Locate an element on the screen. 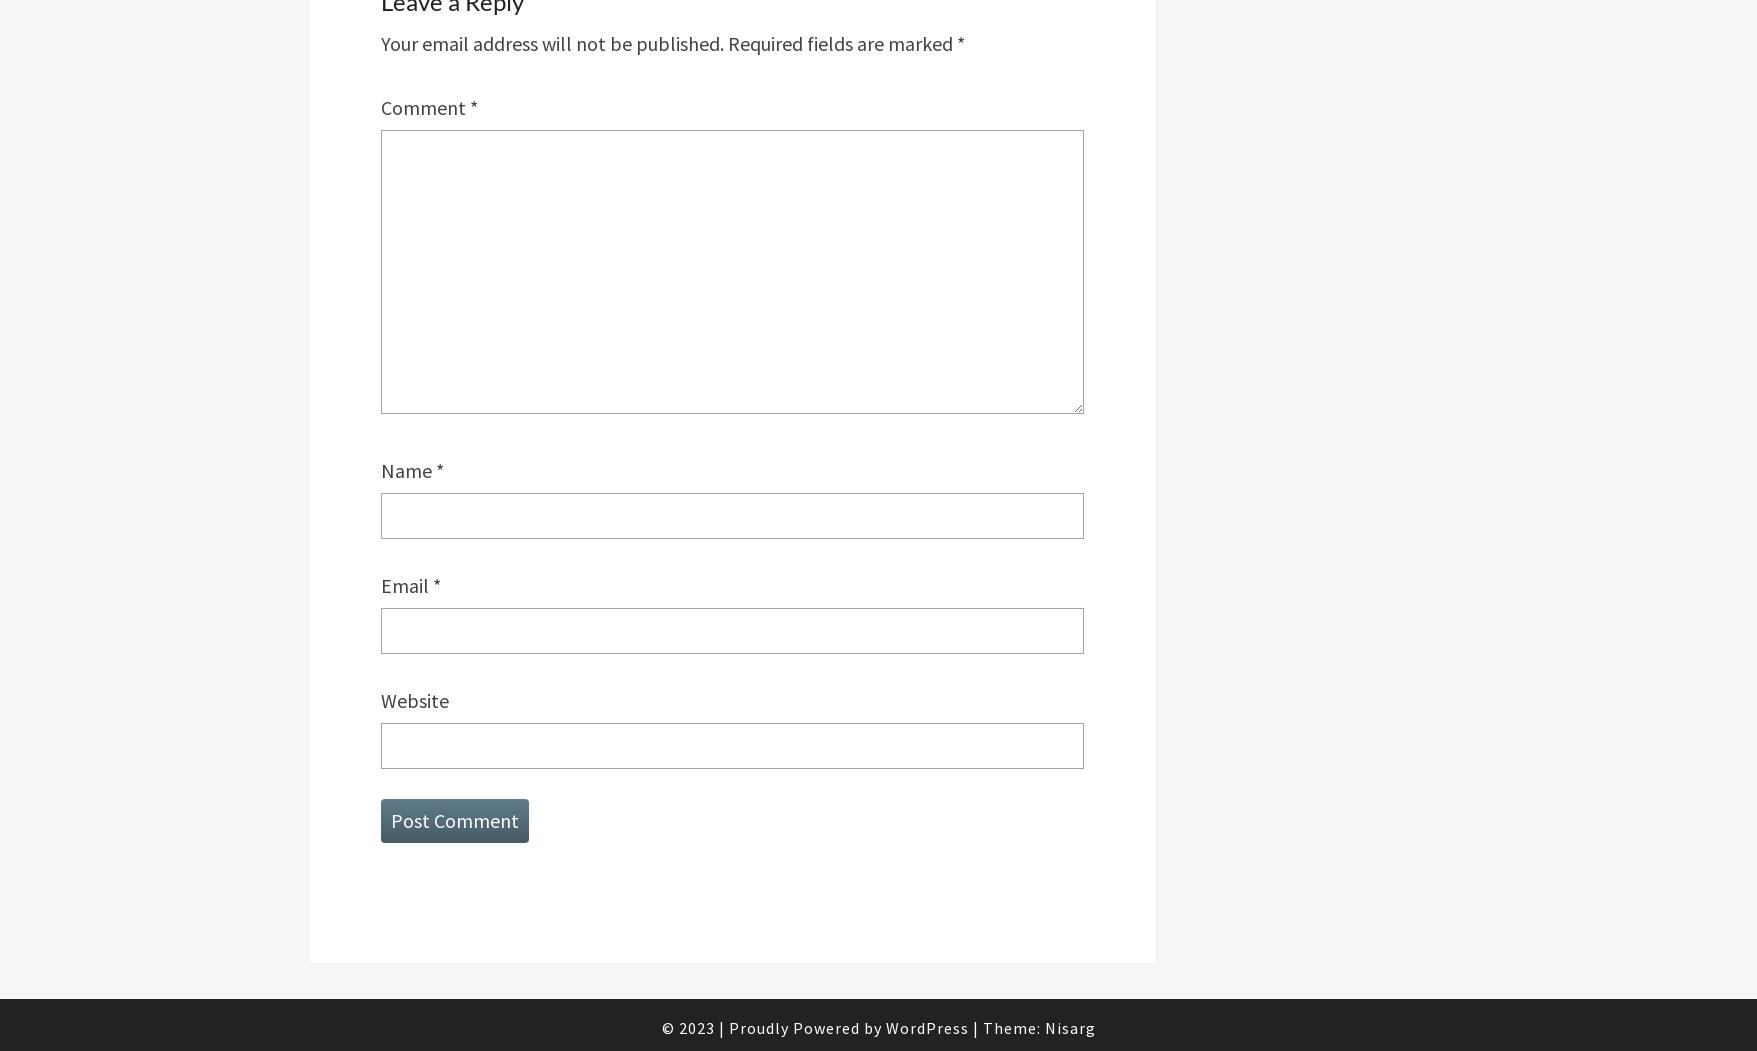  'Required fields are marked' is located at coordinates (841, 41).